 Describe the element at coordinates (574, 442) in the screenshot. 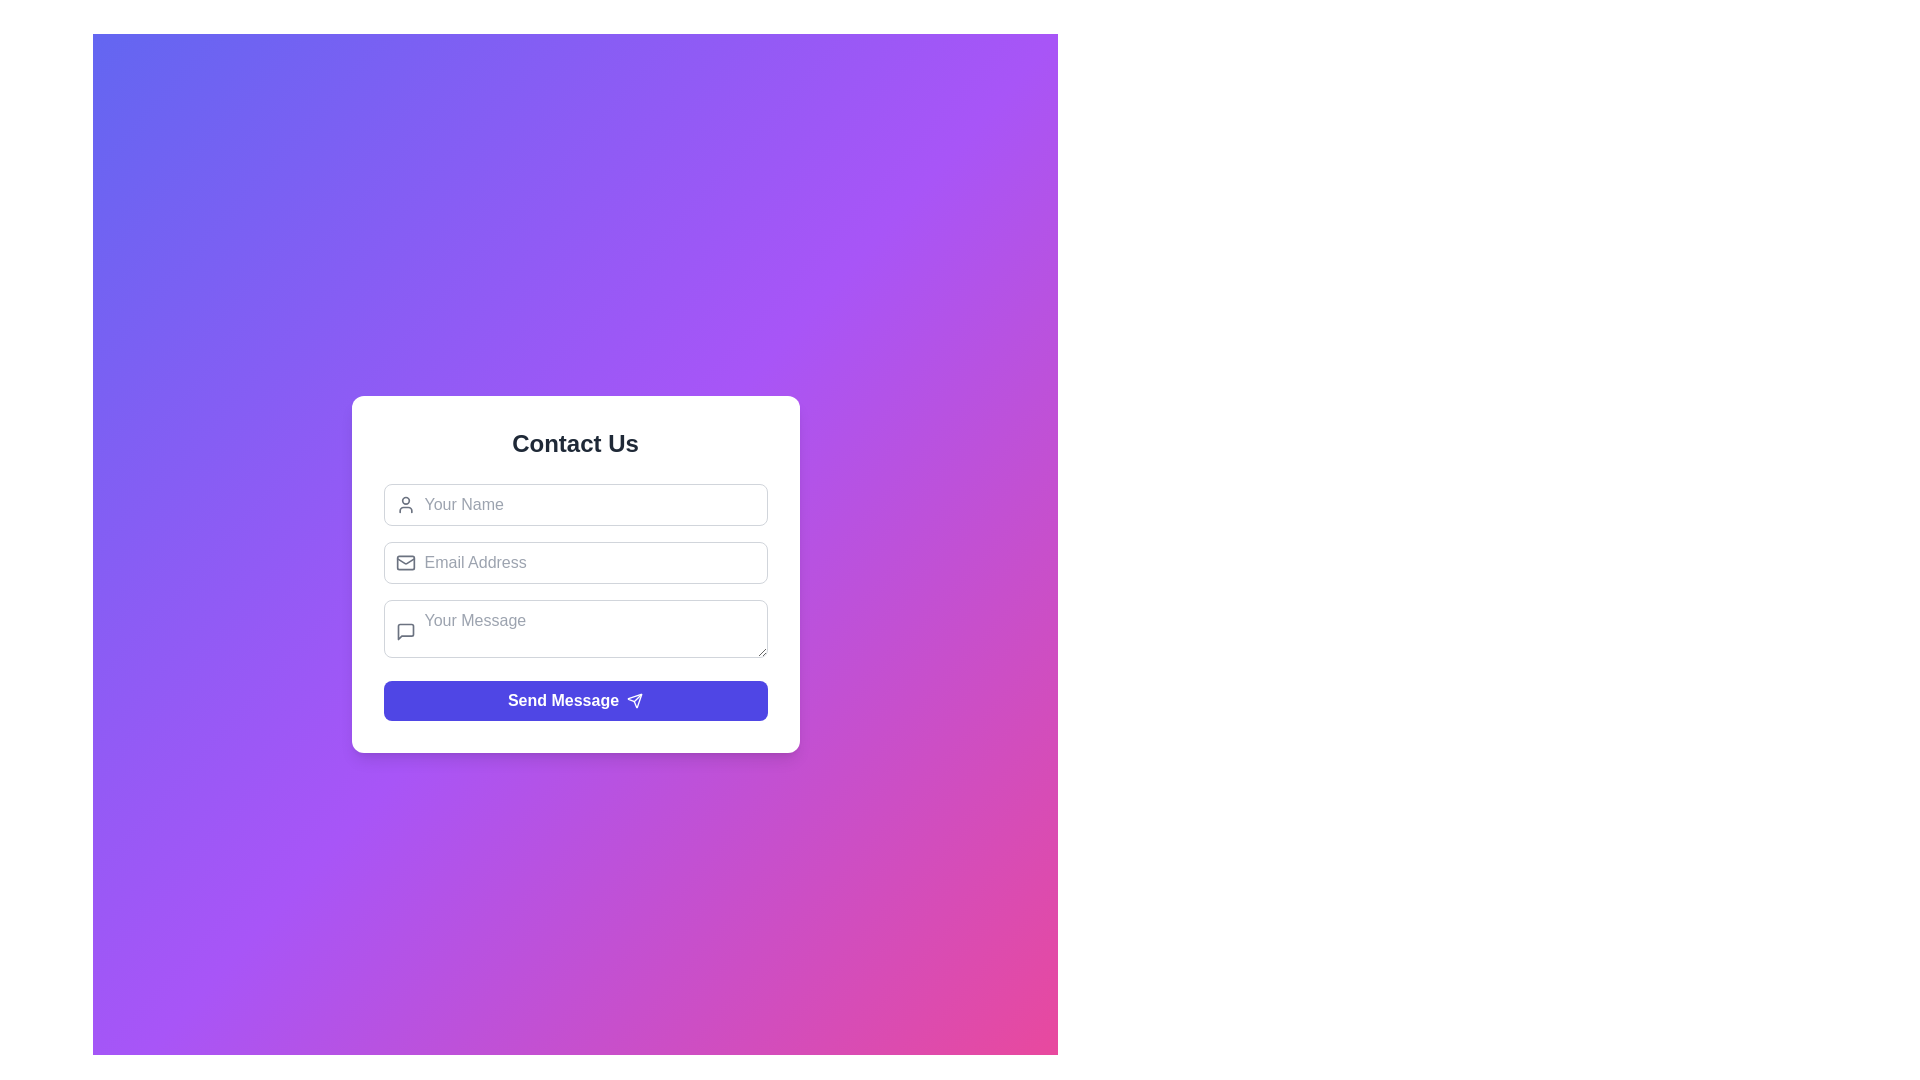

I see `the 'Contact Us' heading, which is a bold text at the top of a centered card-like UI component, surrounded by a white background` at that location.